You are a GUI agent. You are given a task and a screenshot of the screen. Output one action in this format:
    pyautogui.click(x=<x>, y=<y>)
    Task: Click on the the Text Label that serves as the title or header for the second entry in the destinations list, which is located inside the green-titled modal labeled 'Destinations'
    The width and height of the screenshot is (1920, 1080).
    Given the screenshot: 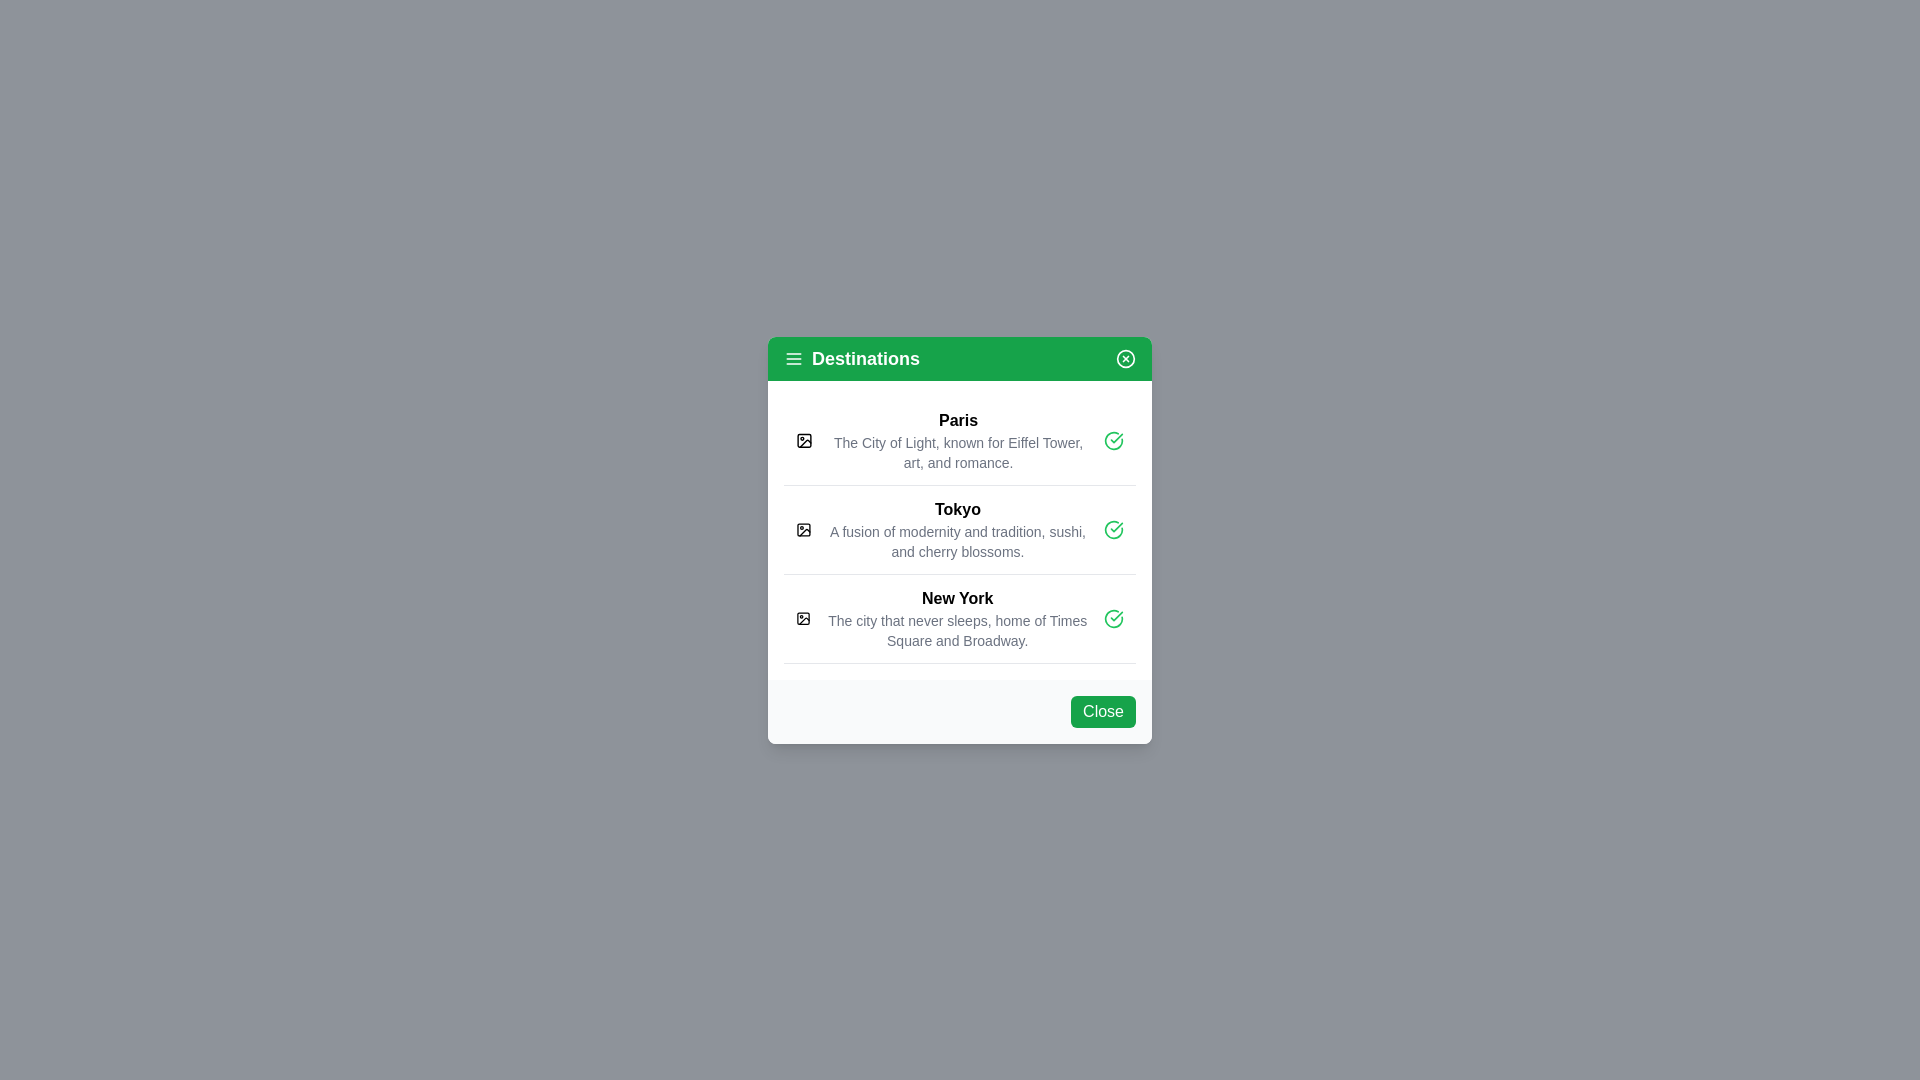 What is the action you would take?
    pyautogui.click(x=956, y=508)
    